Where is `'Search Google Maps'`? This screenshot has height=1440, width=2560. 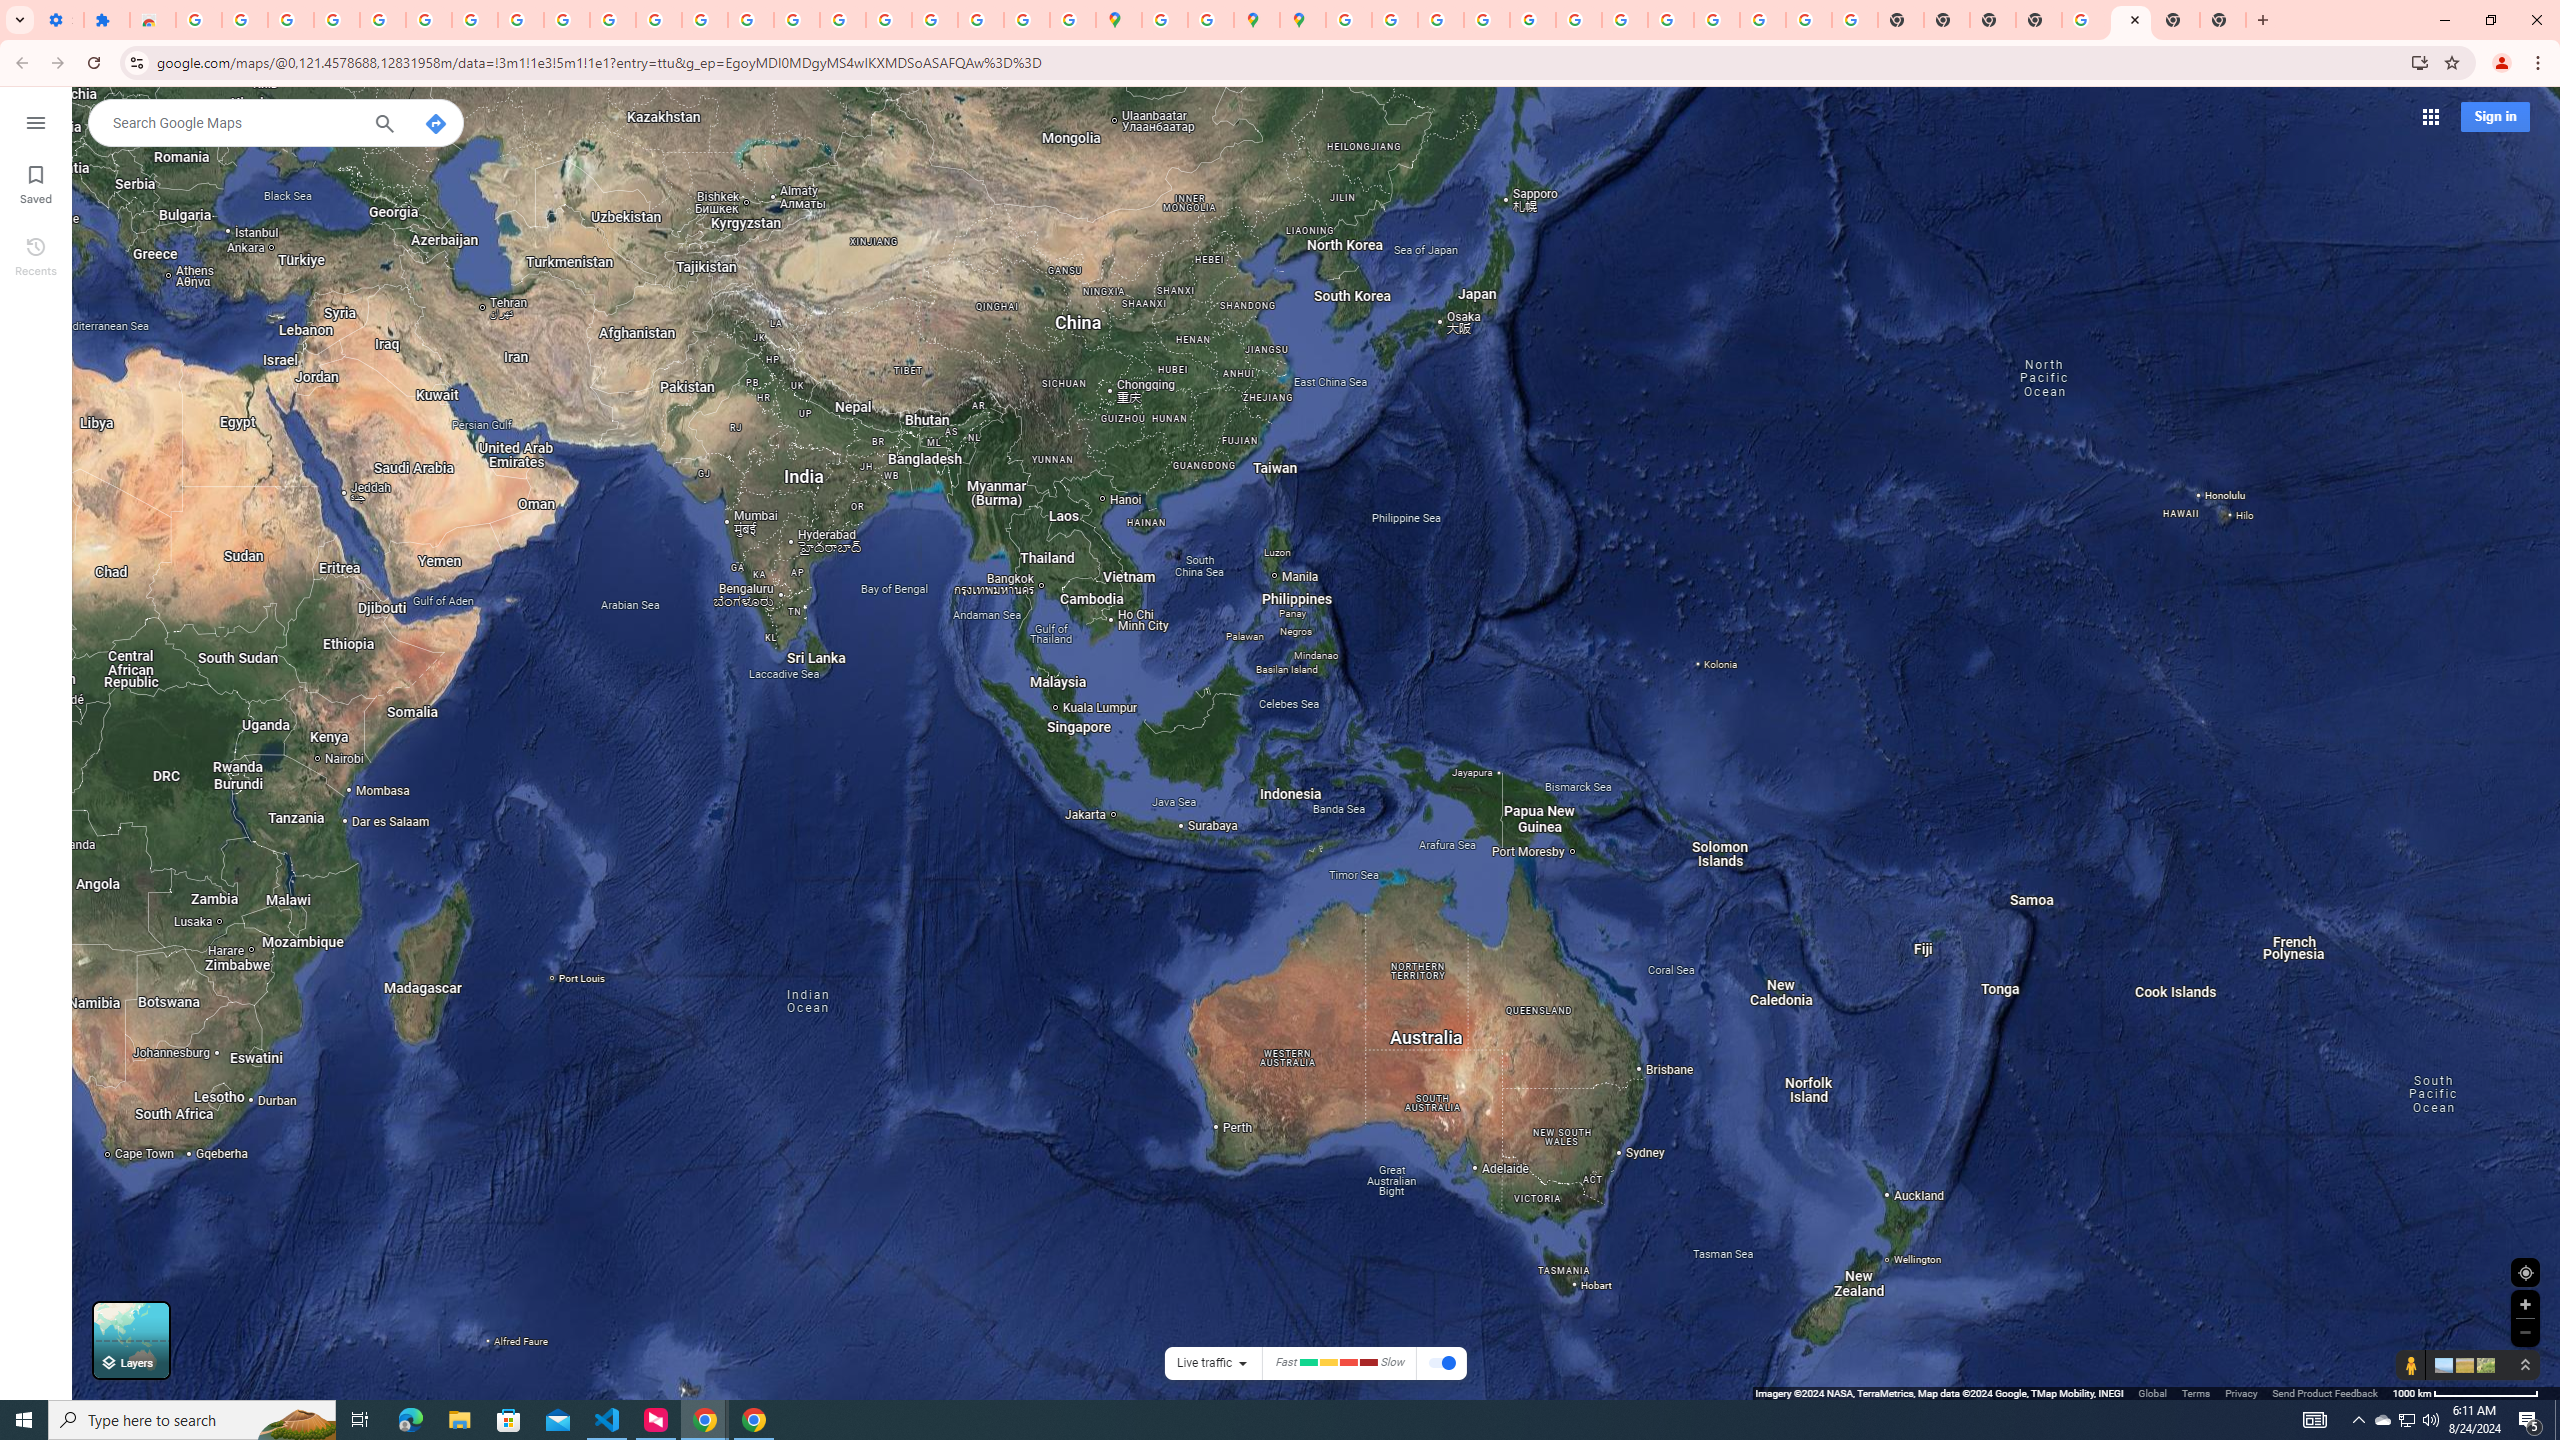
'Search Google Maps' is located at coordinates (233, 122).